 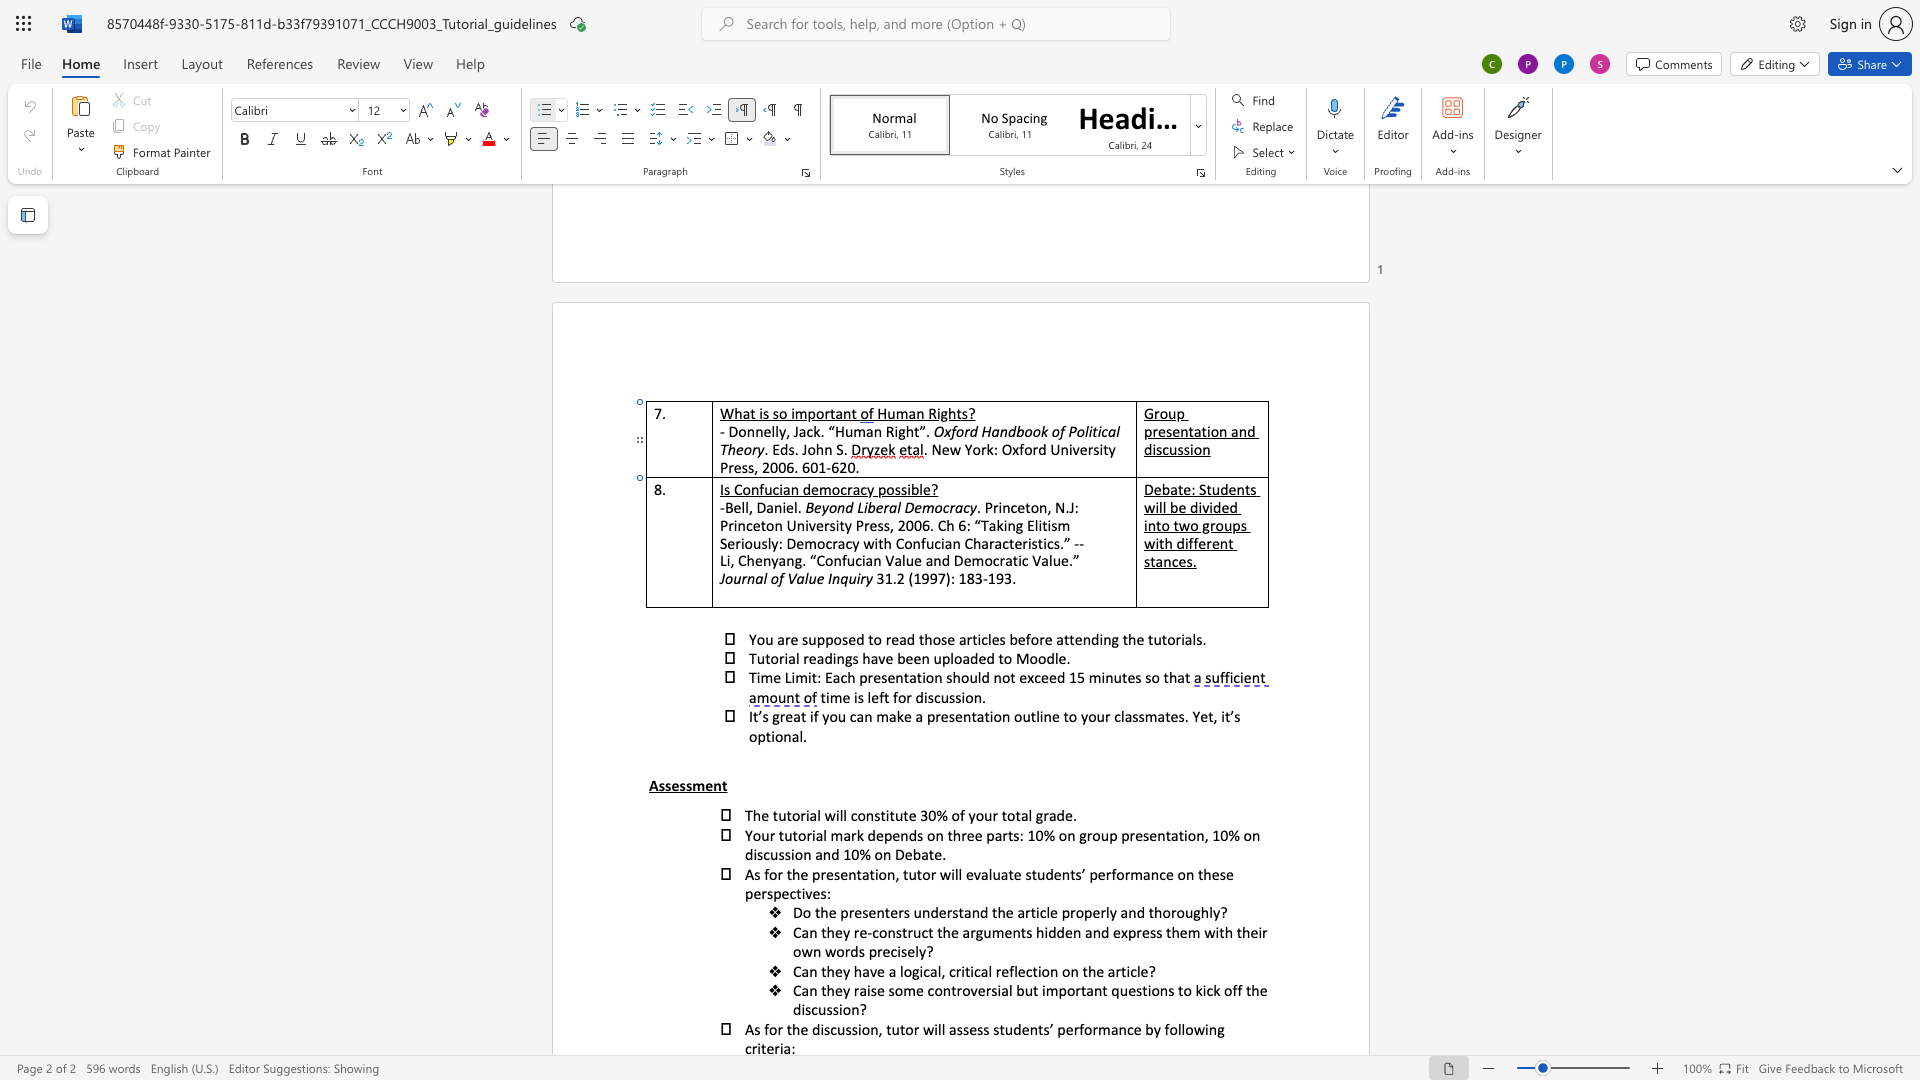 I want to click on the space between the continuous character "p" and "o" in the text, so click(x=1065, y=990).